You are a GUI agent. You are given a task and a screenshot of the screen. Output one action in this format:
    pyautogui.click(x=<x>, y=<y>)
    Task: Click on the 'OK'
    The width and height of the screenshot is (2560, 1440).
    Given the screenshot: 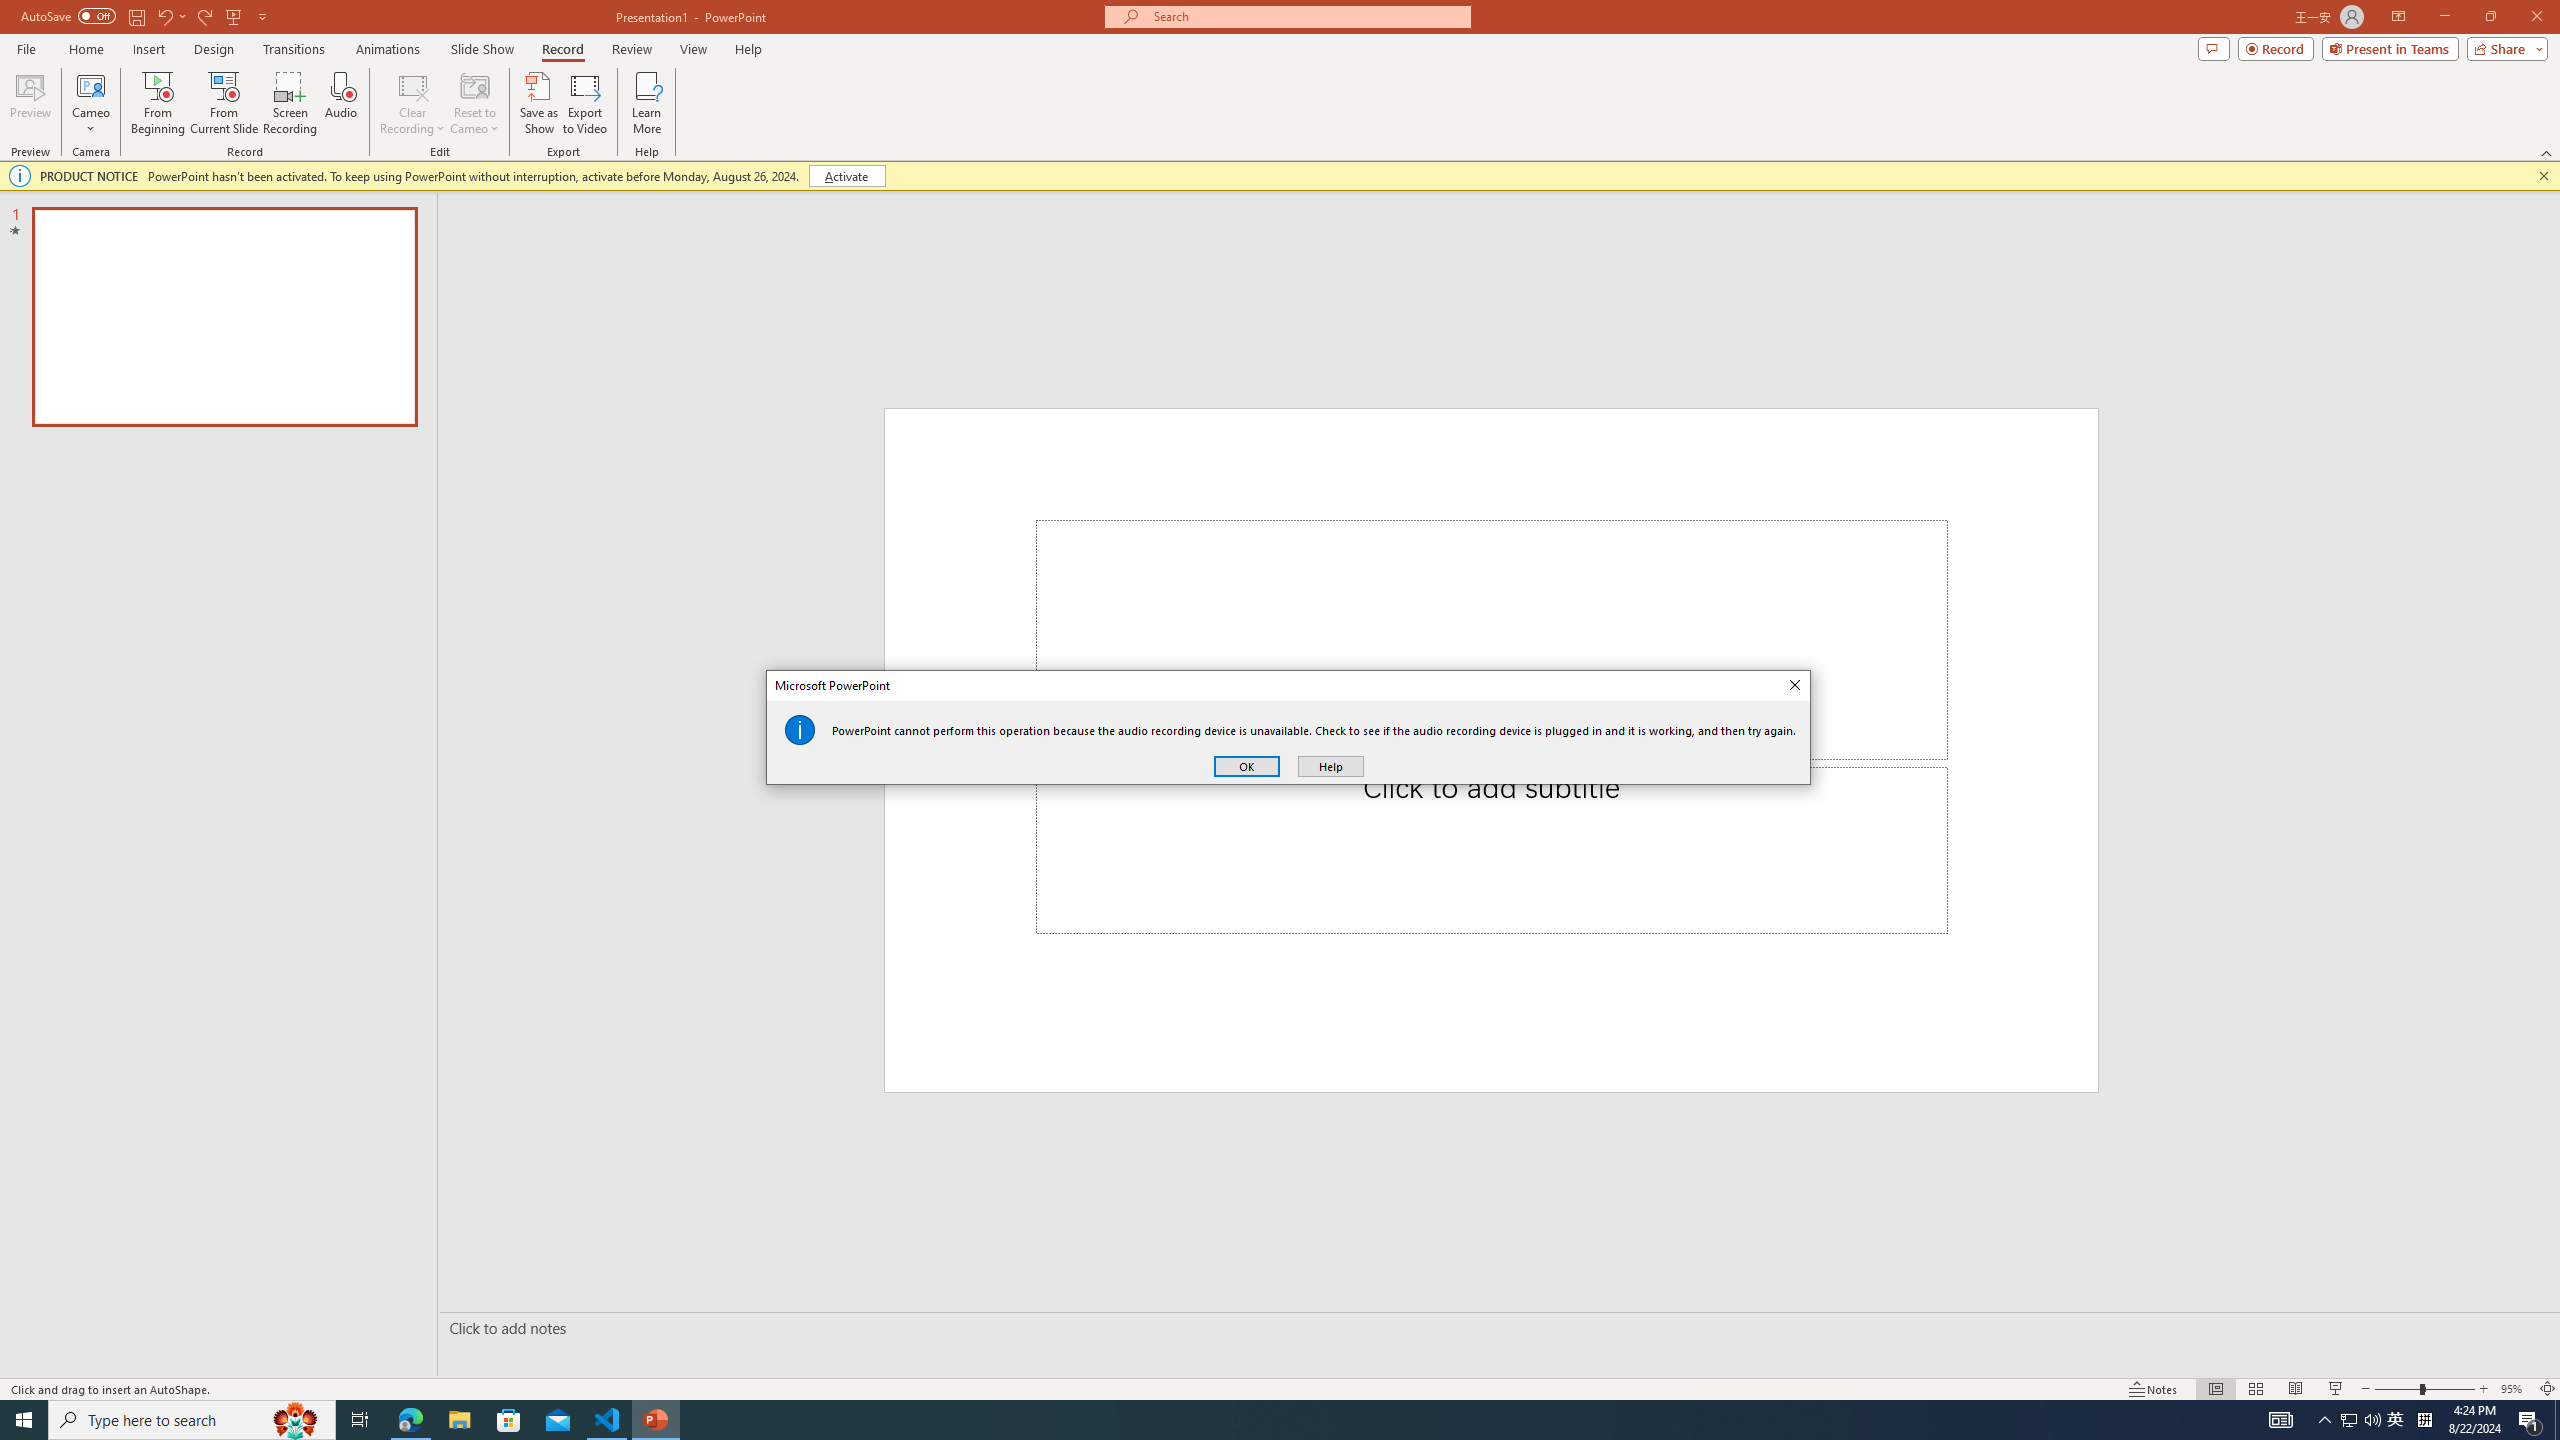 What is the action you would take?
    pyautogui.click(x=1246, y=765)
    